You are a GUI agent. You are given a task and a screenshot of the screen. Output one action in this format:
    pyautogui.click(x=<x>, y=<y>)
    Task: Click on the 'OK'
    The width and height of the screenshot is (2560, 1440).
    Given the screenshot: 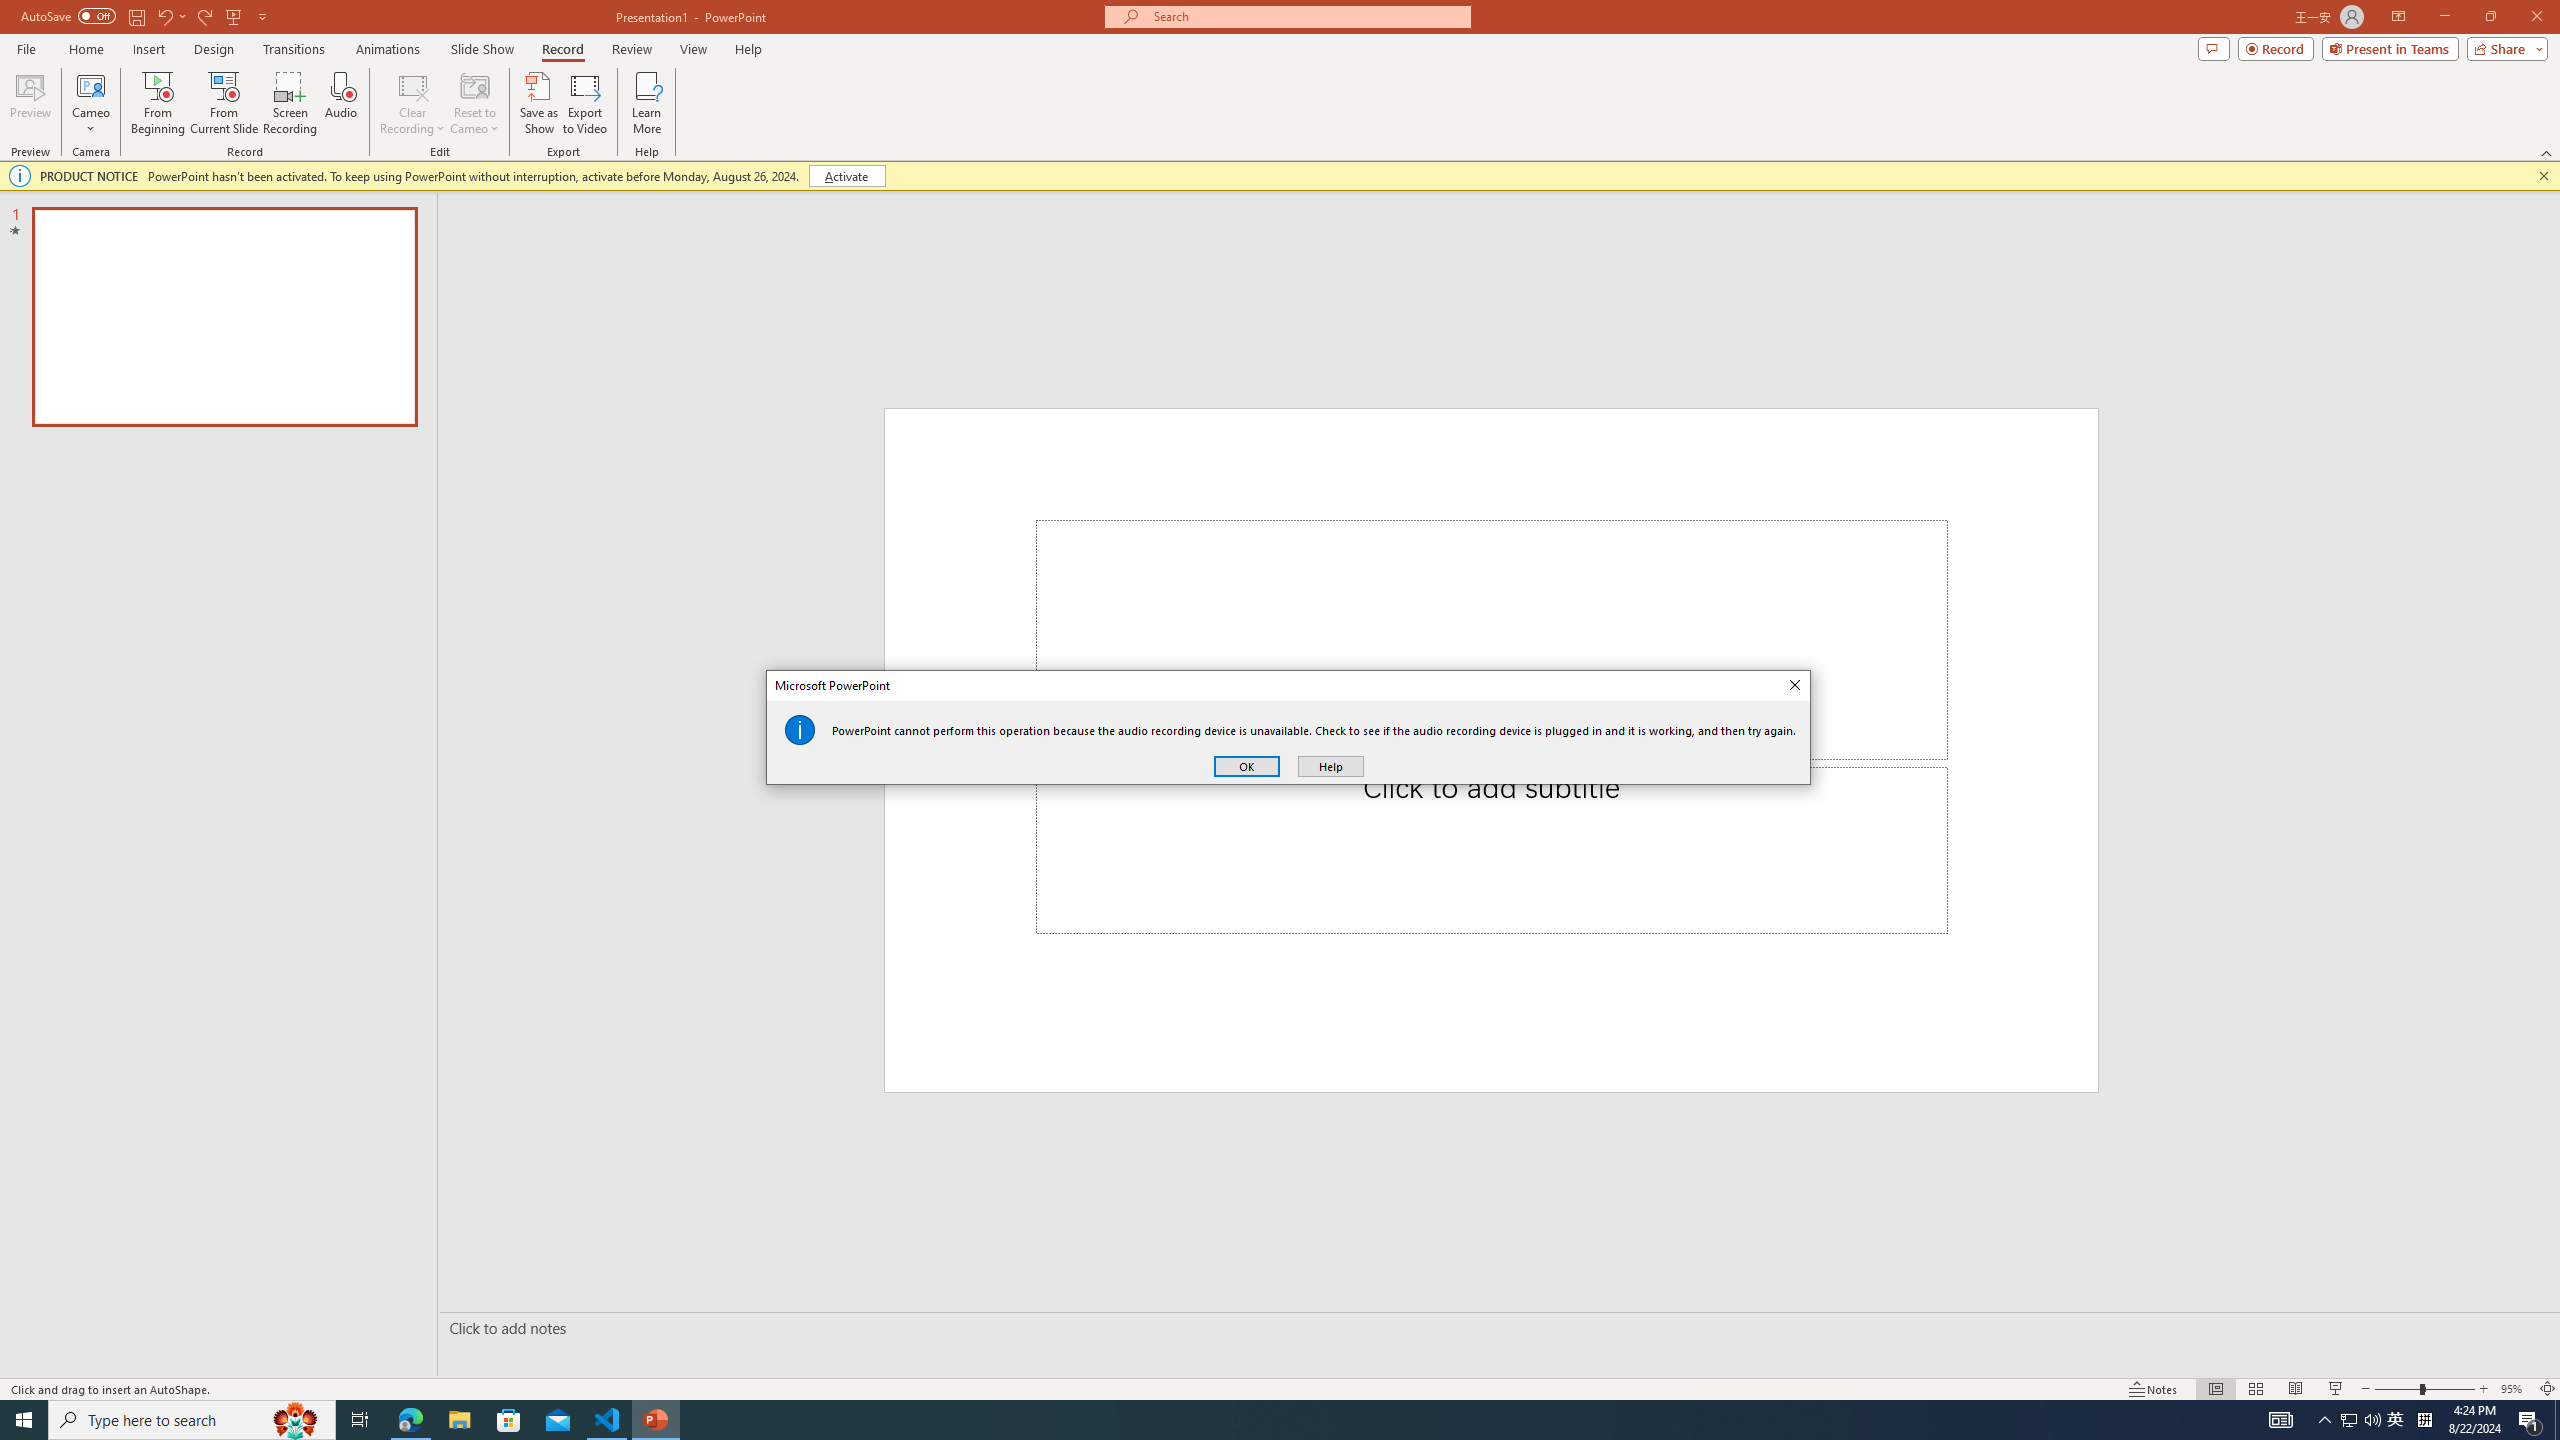 What is the action you would take?
    pyautogui.click(x=1246, y=765)
    